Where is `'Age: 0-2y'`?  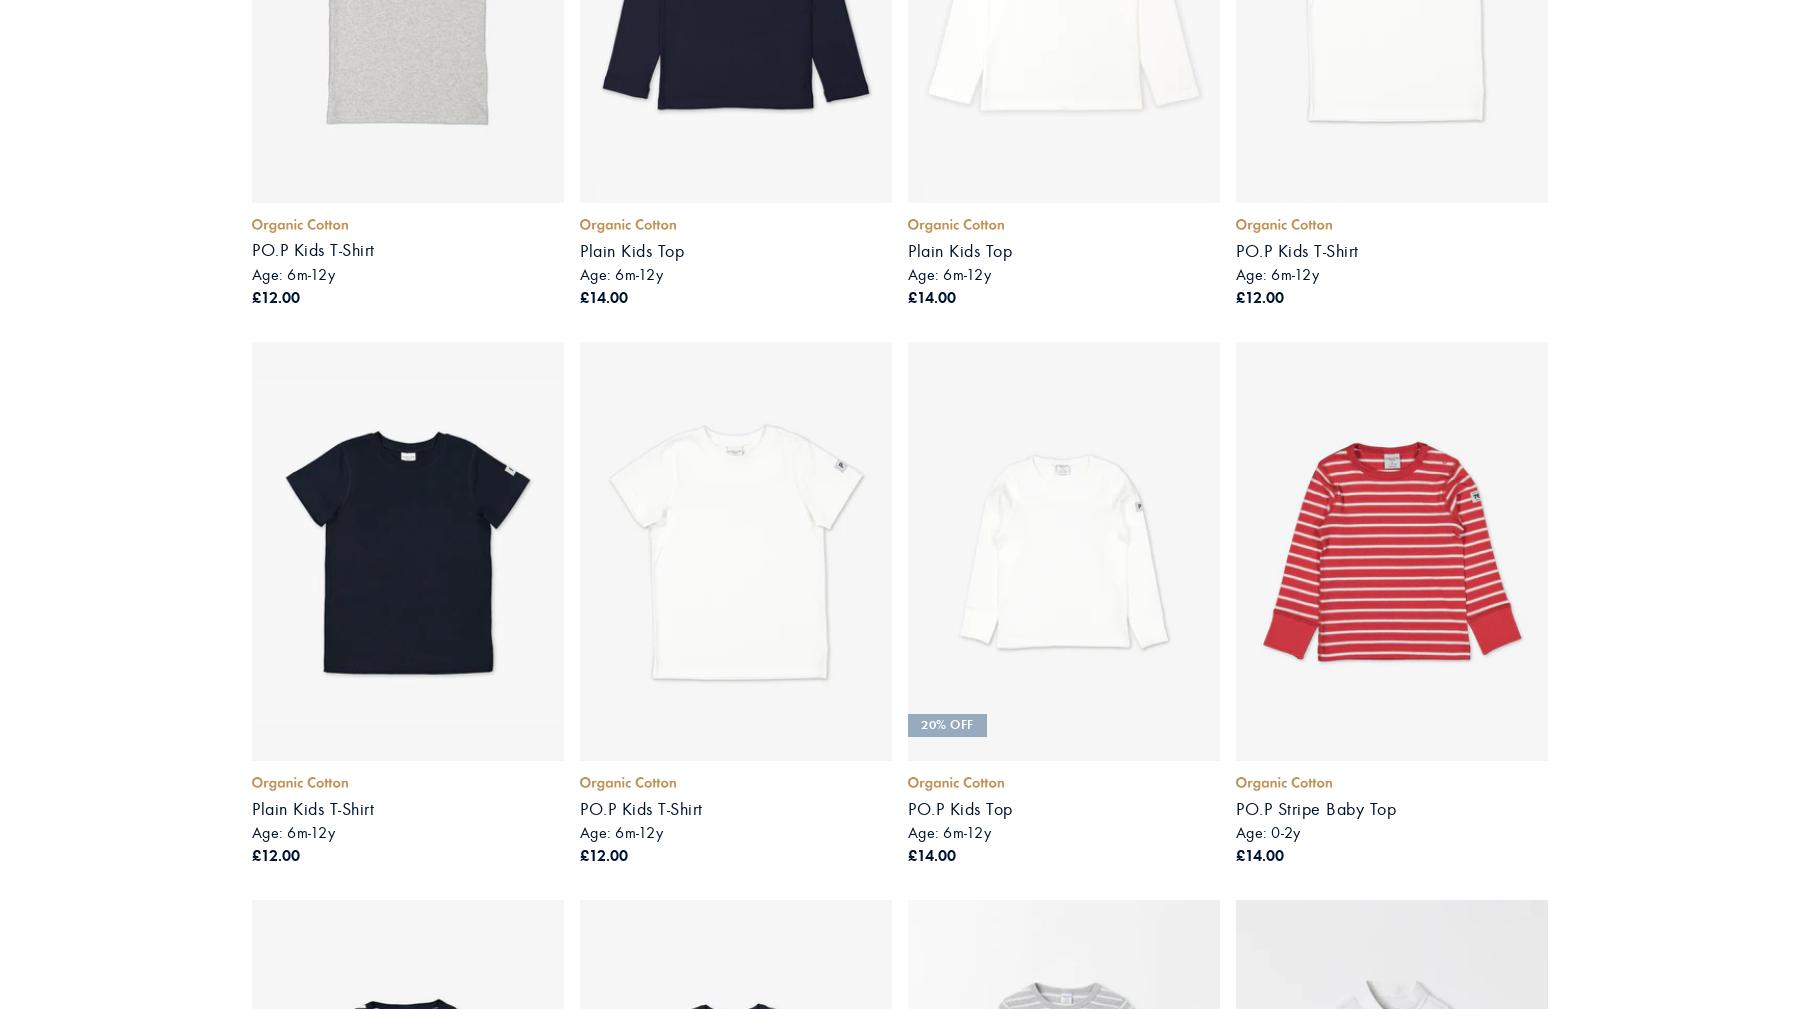 'Age: 0-2y' is located at coordinates (1267, 832).